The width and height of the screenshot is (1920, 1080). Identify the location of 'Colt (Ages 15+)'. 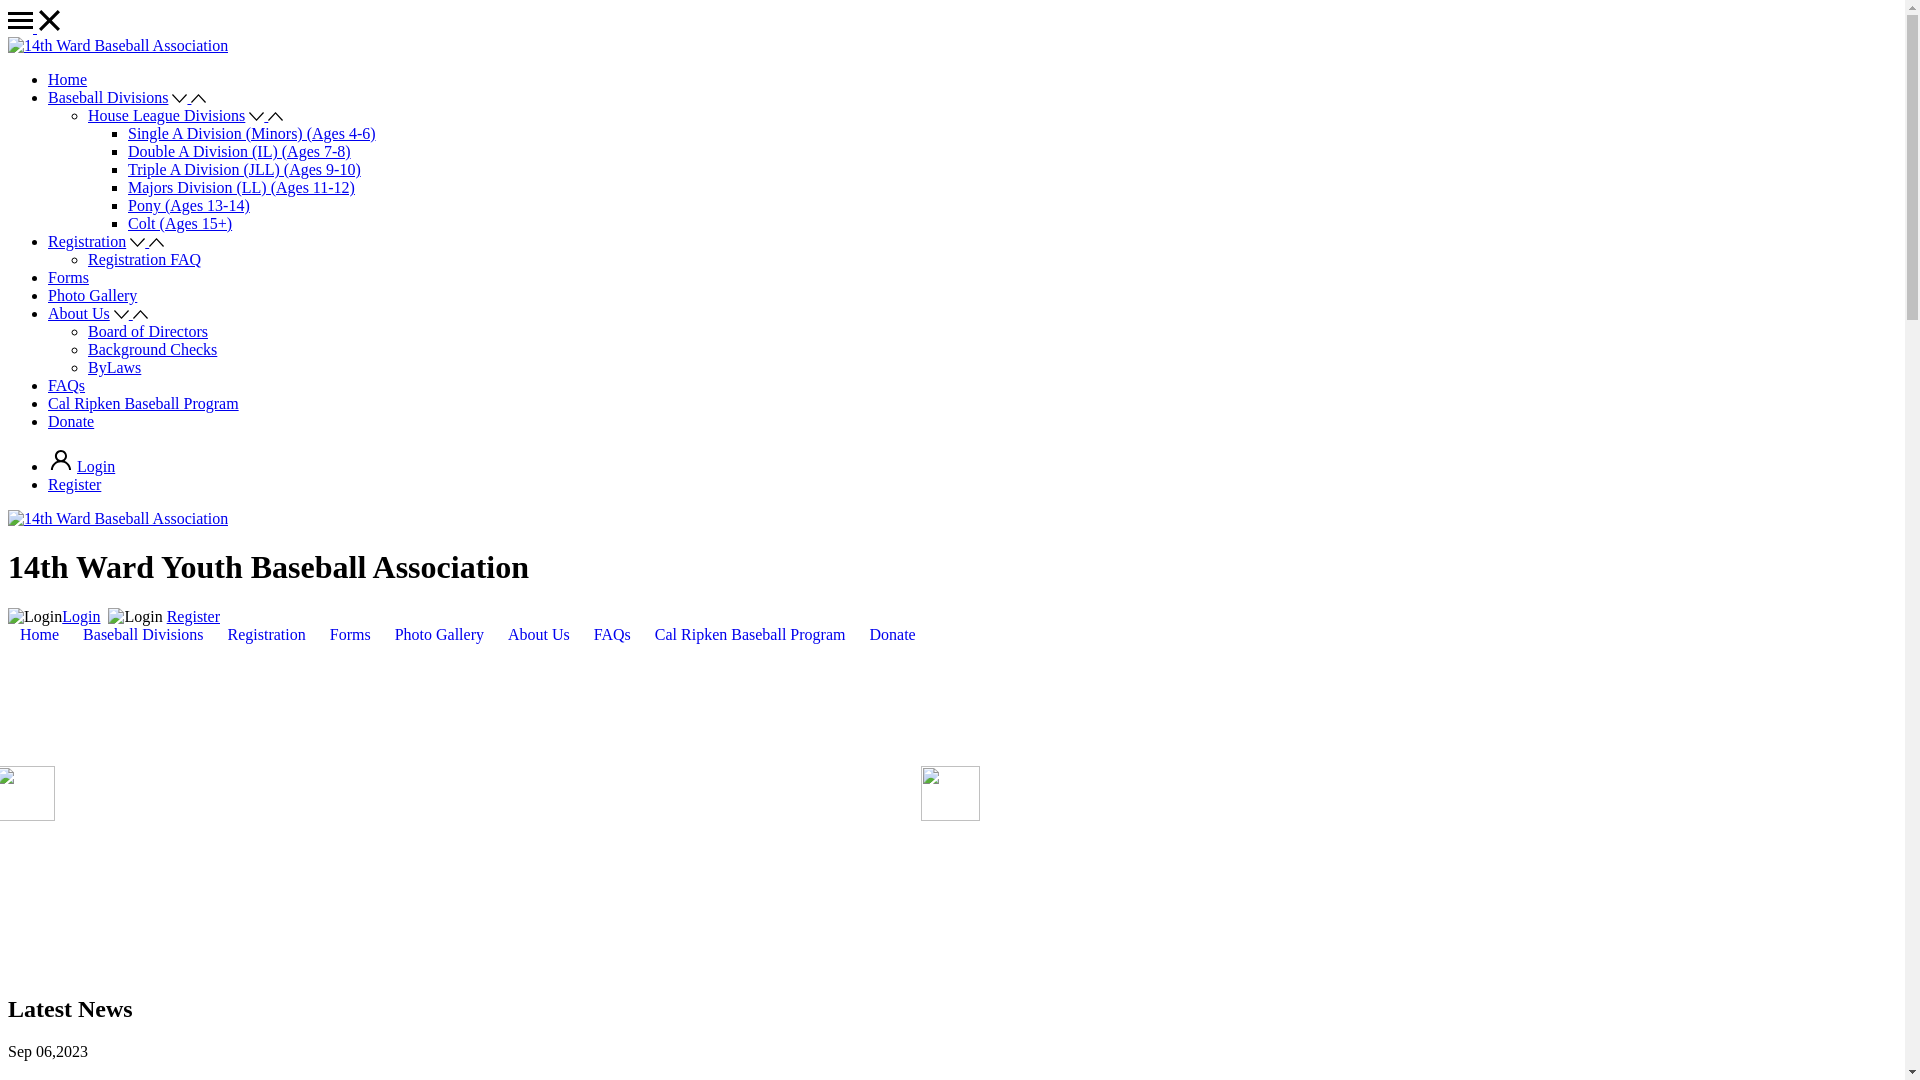
(180, 223).